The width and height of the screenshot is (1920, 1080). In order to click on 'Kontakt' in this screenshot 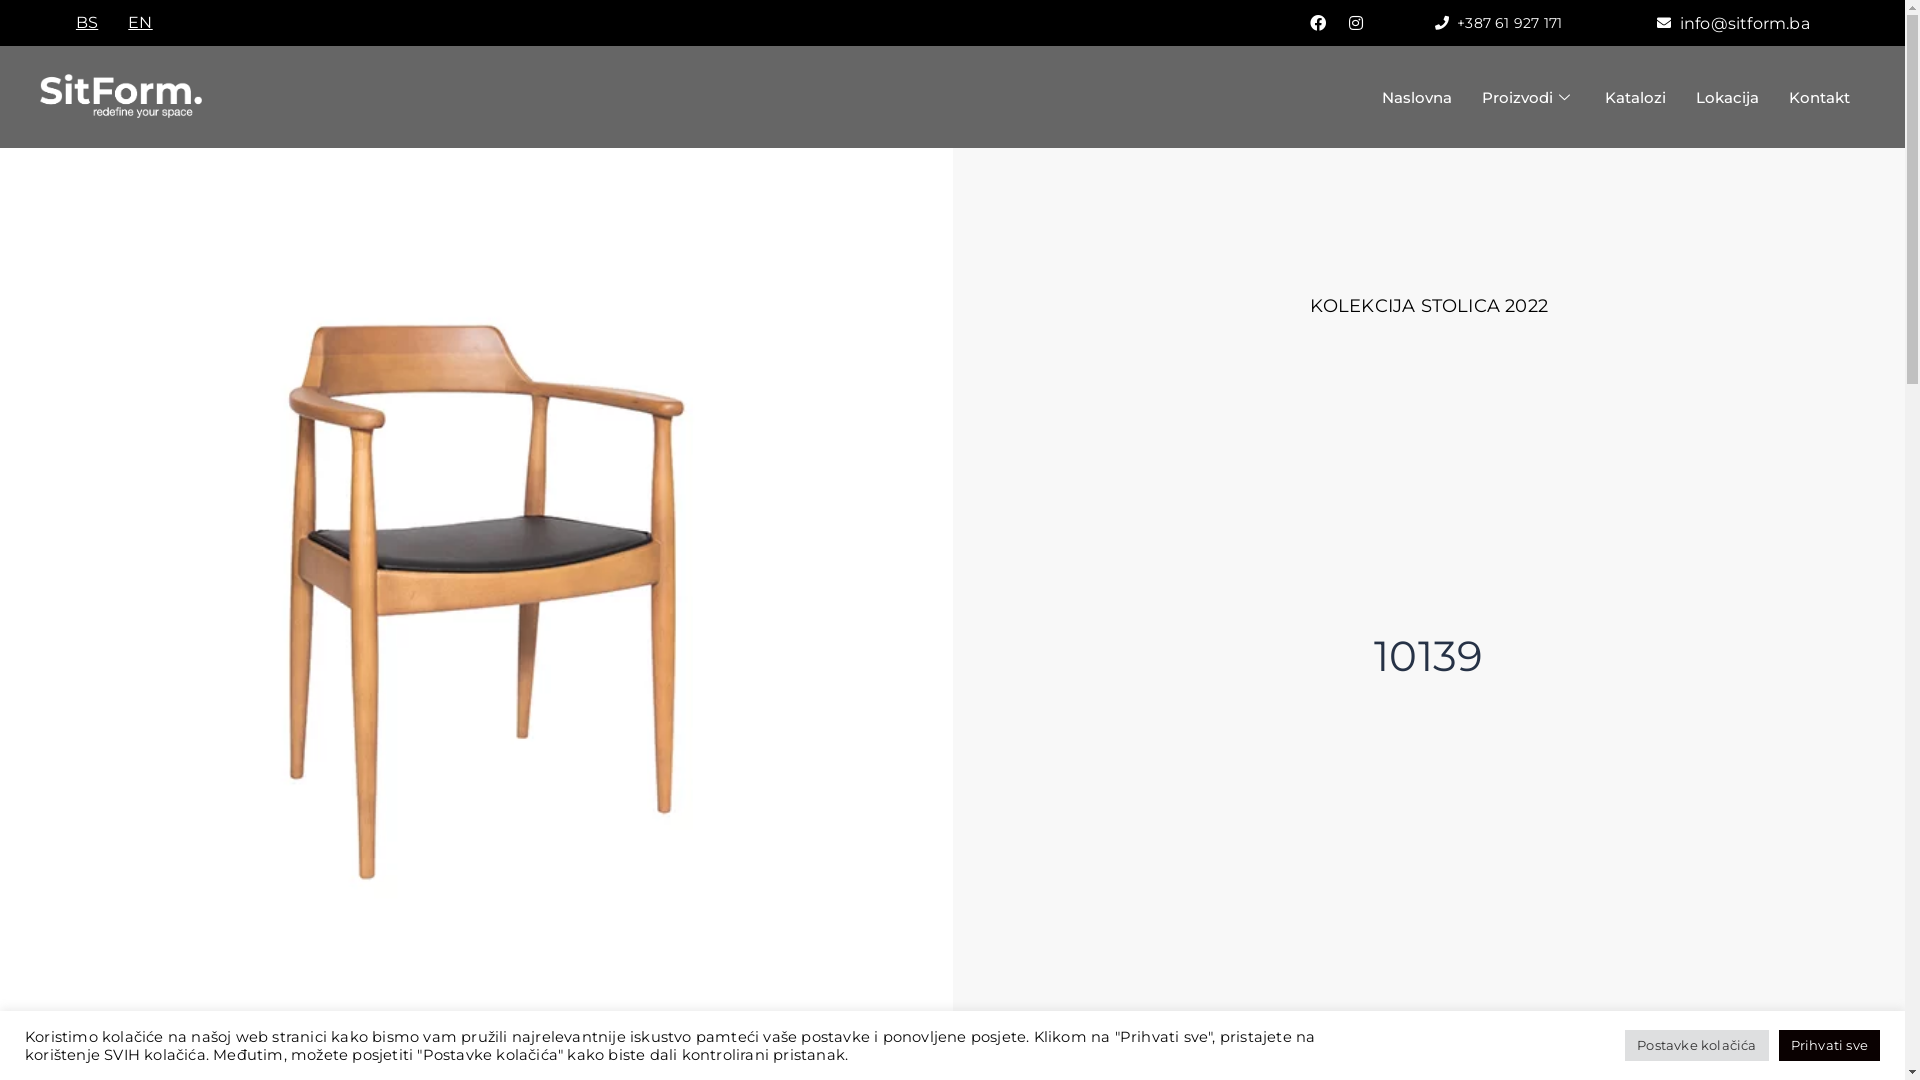, I will do `click(1819, 96)`.